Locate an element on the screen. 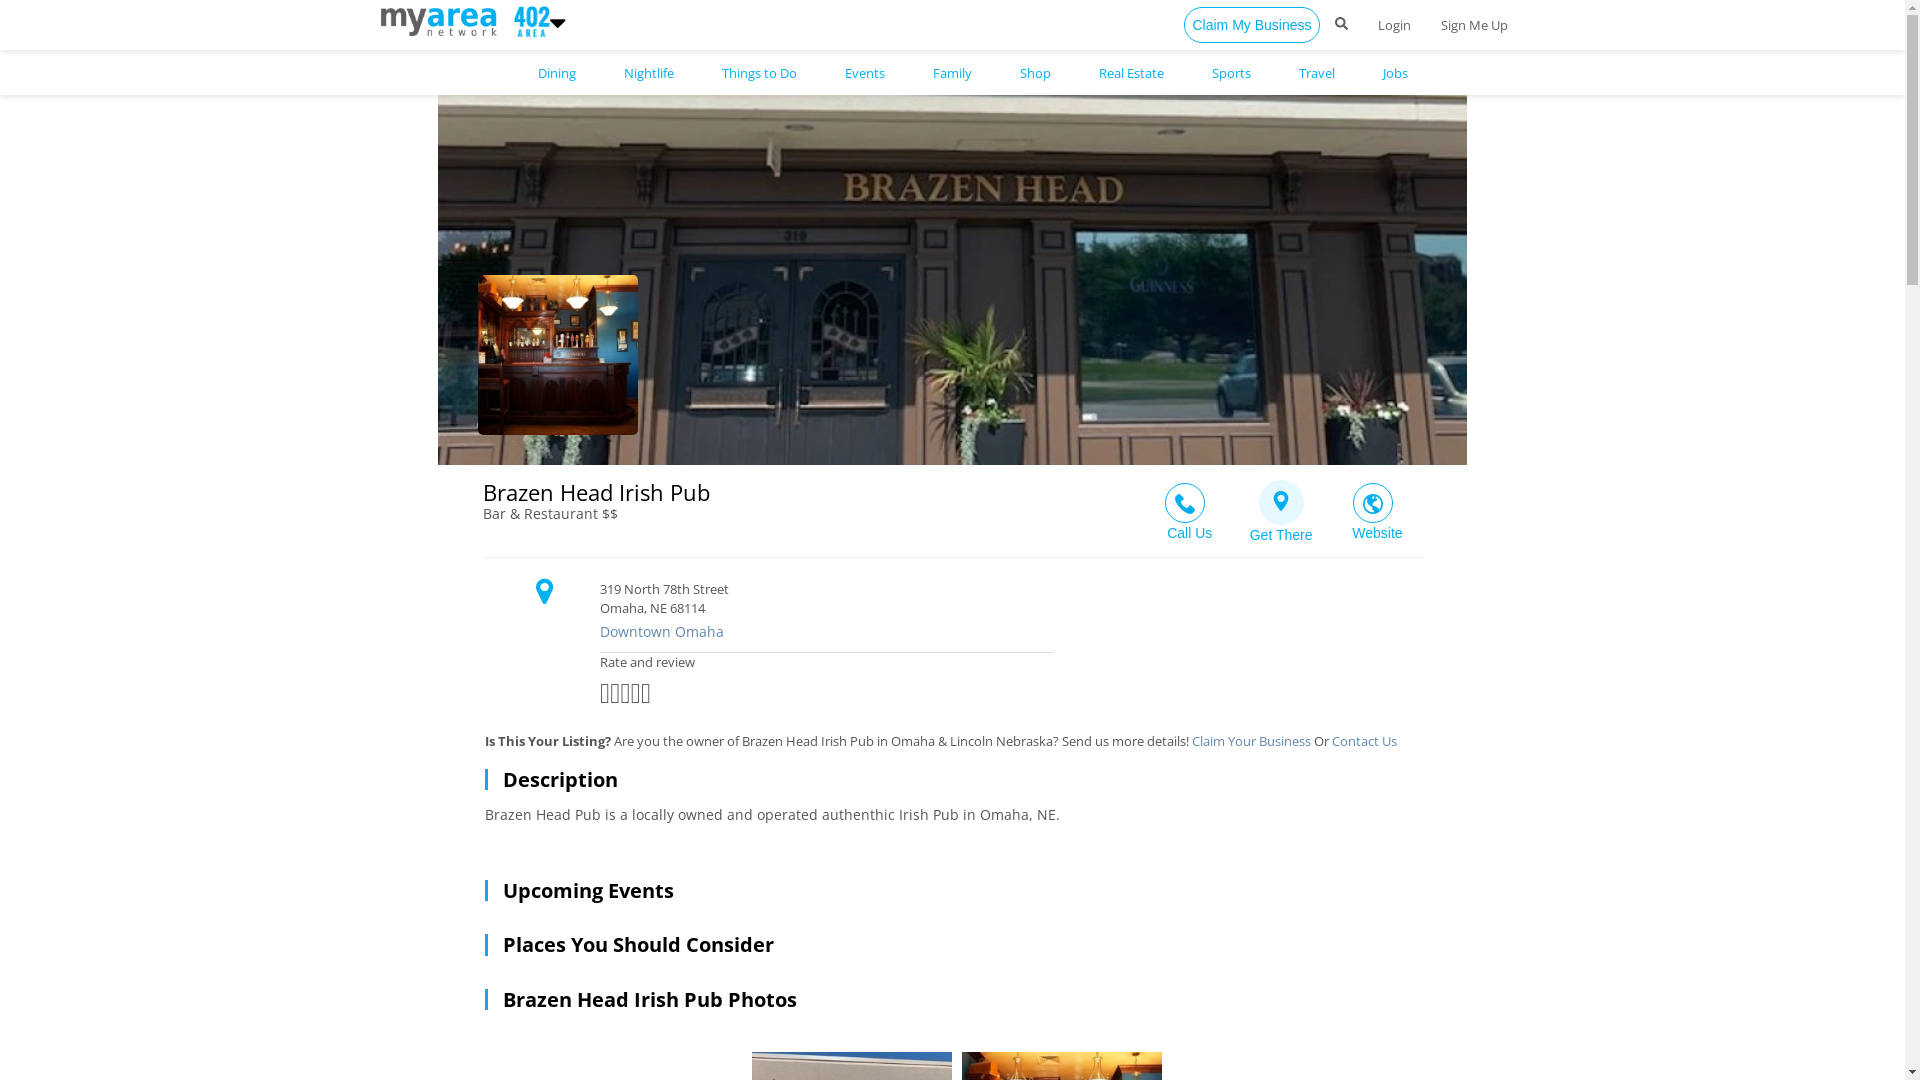 Image resolution: width=1920 pixels, height=1080 pixels. 'Jobs' is located at coordinates (1393, 72).